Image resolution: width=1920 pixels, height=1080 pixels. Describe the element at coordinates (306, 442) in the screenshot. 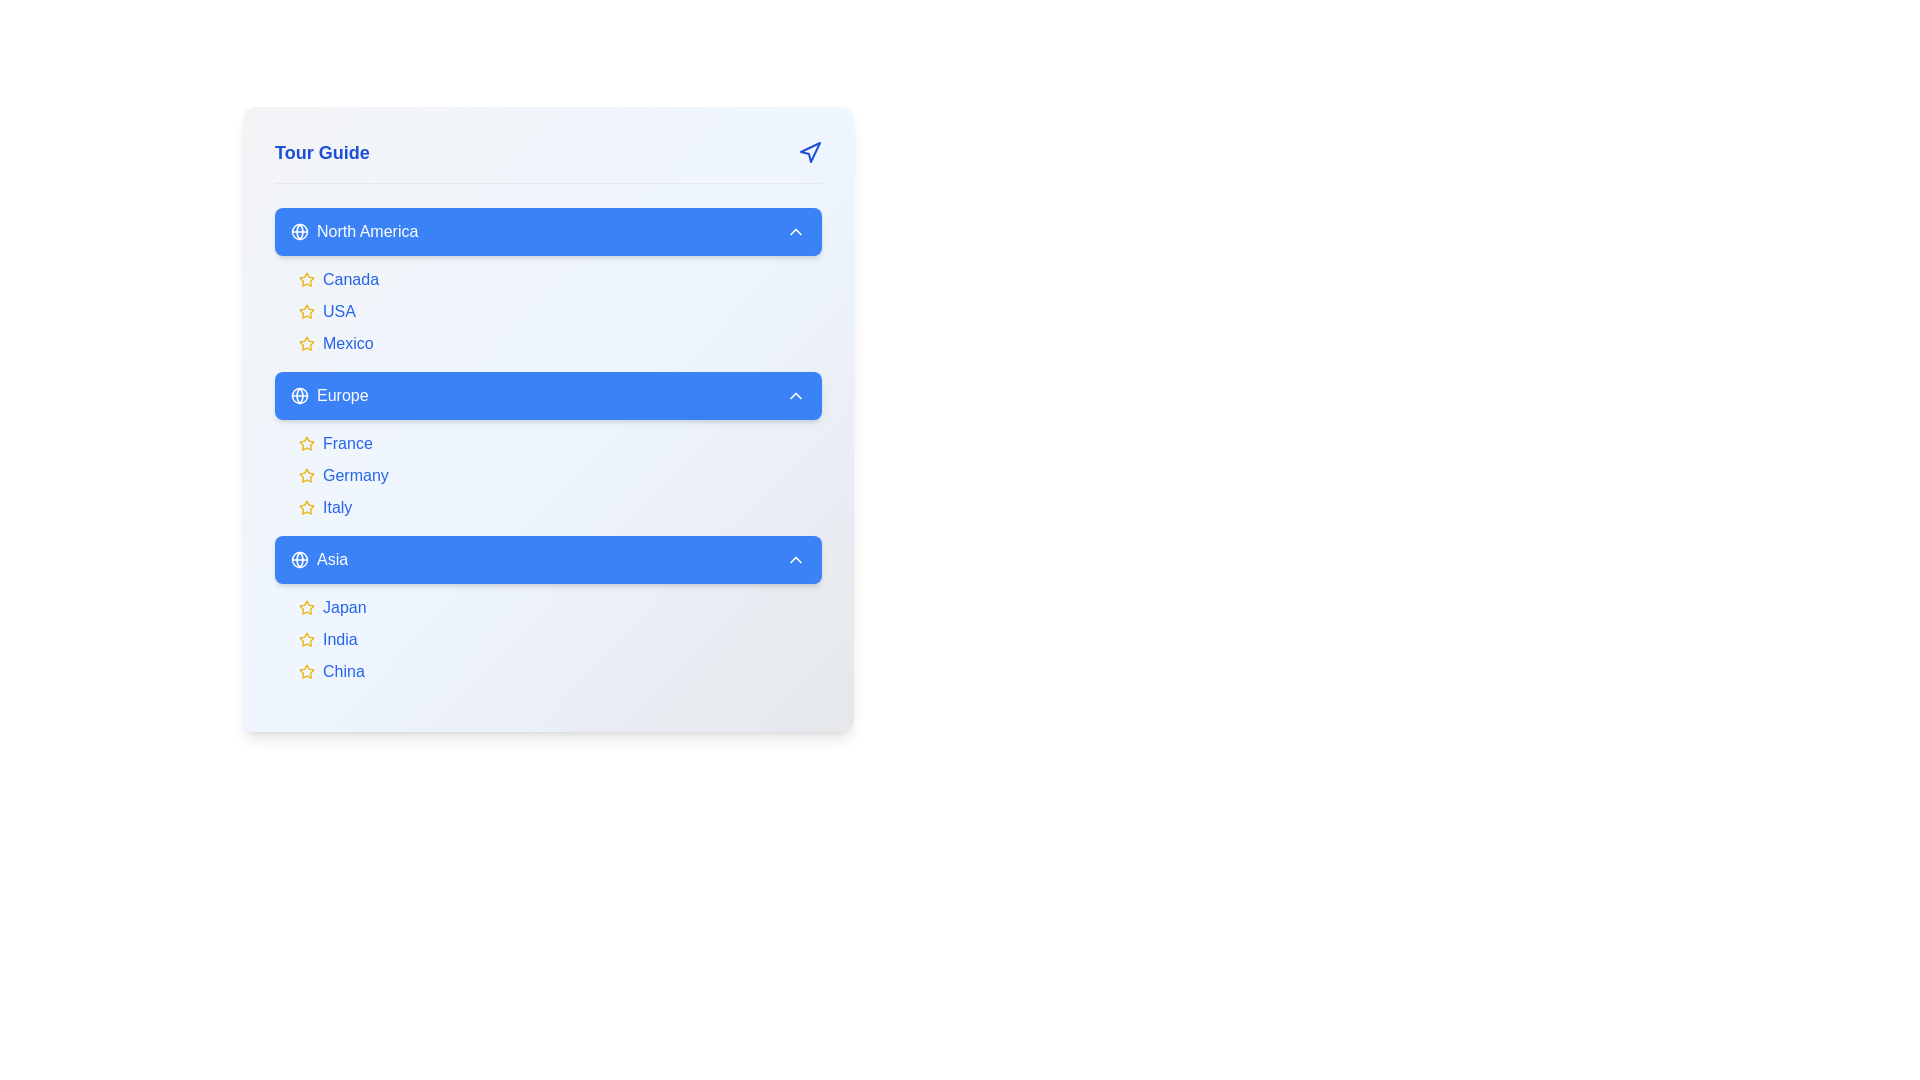

I see `the yellow star-shaped icon indicating a rating or bookmark feature, located to the left of the text 'France' in the 'Europe' section` at that location.